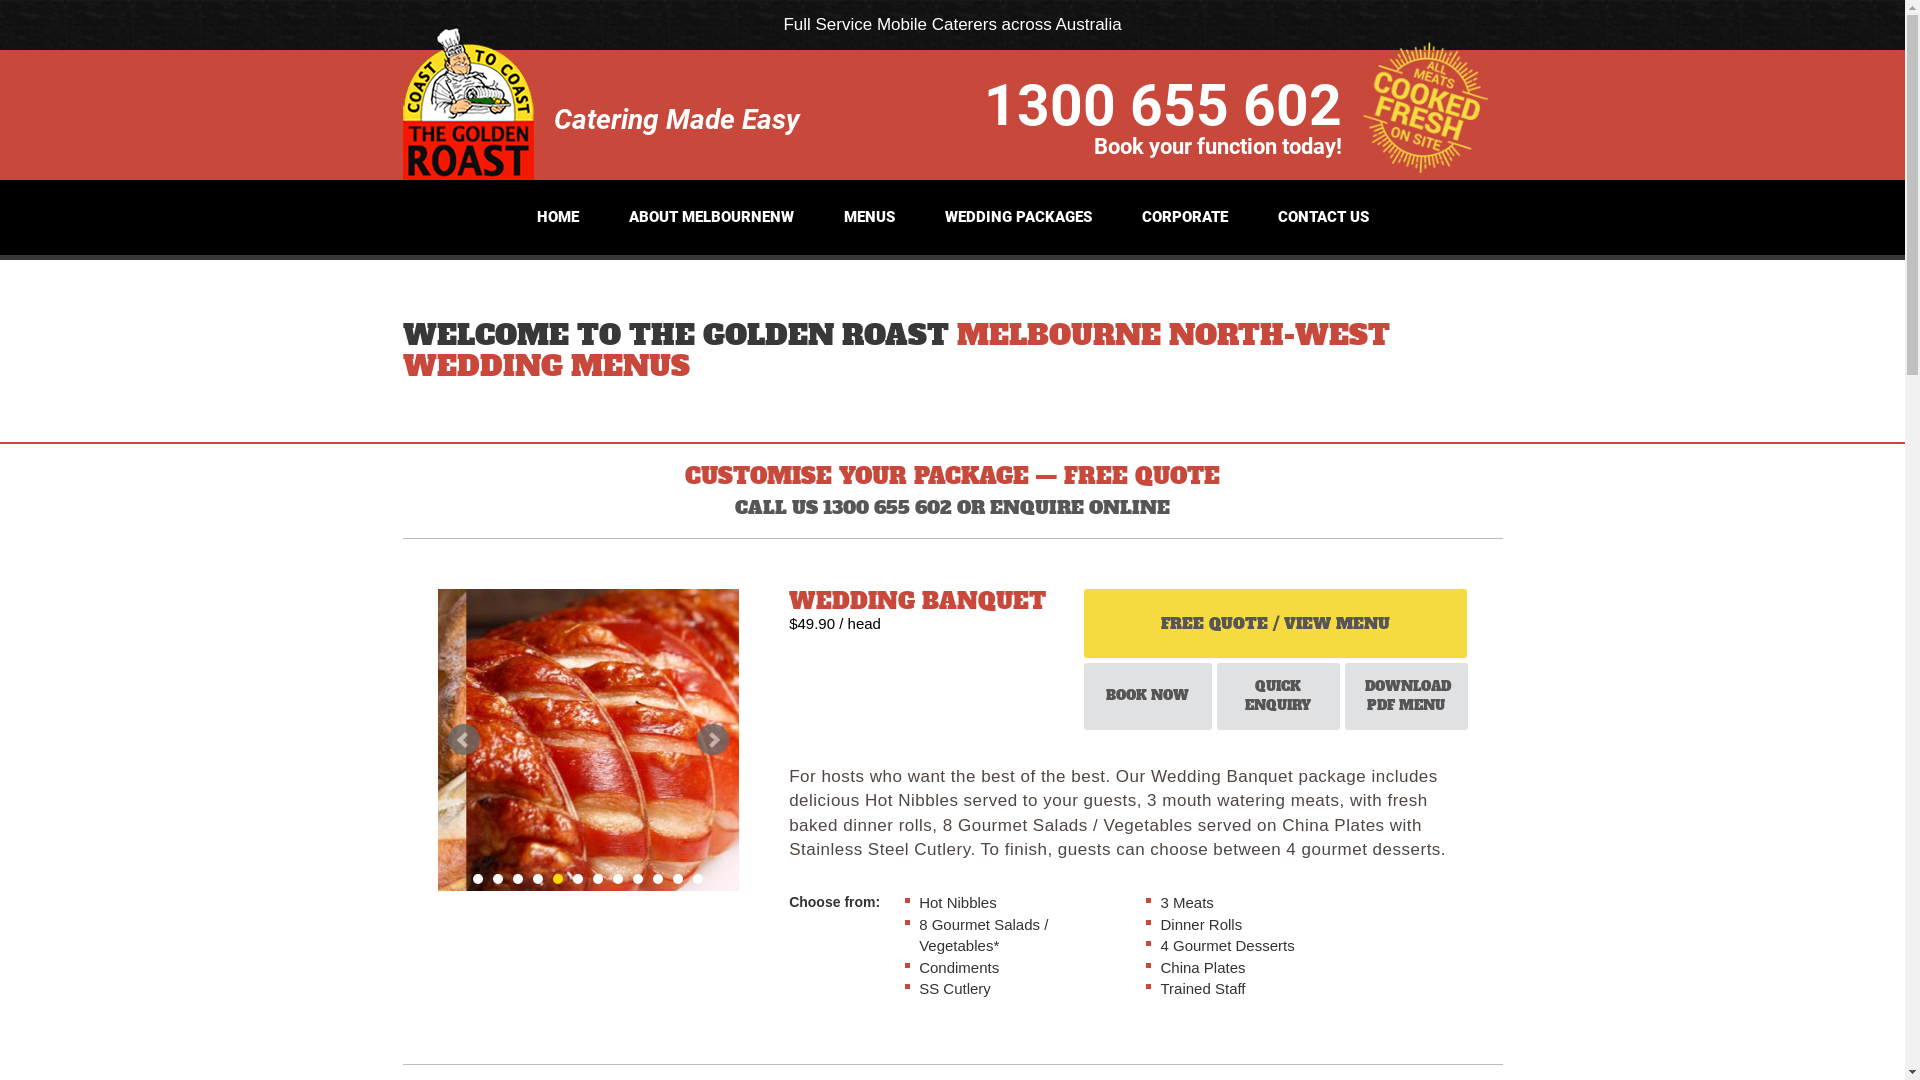 The image size is (1920, 1080). I want to click on 'MENUS', so click(869, 217).